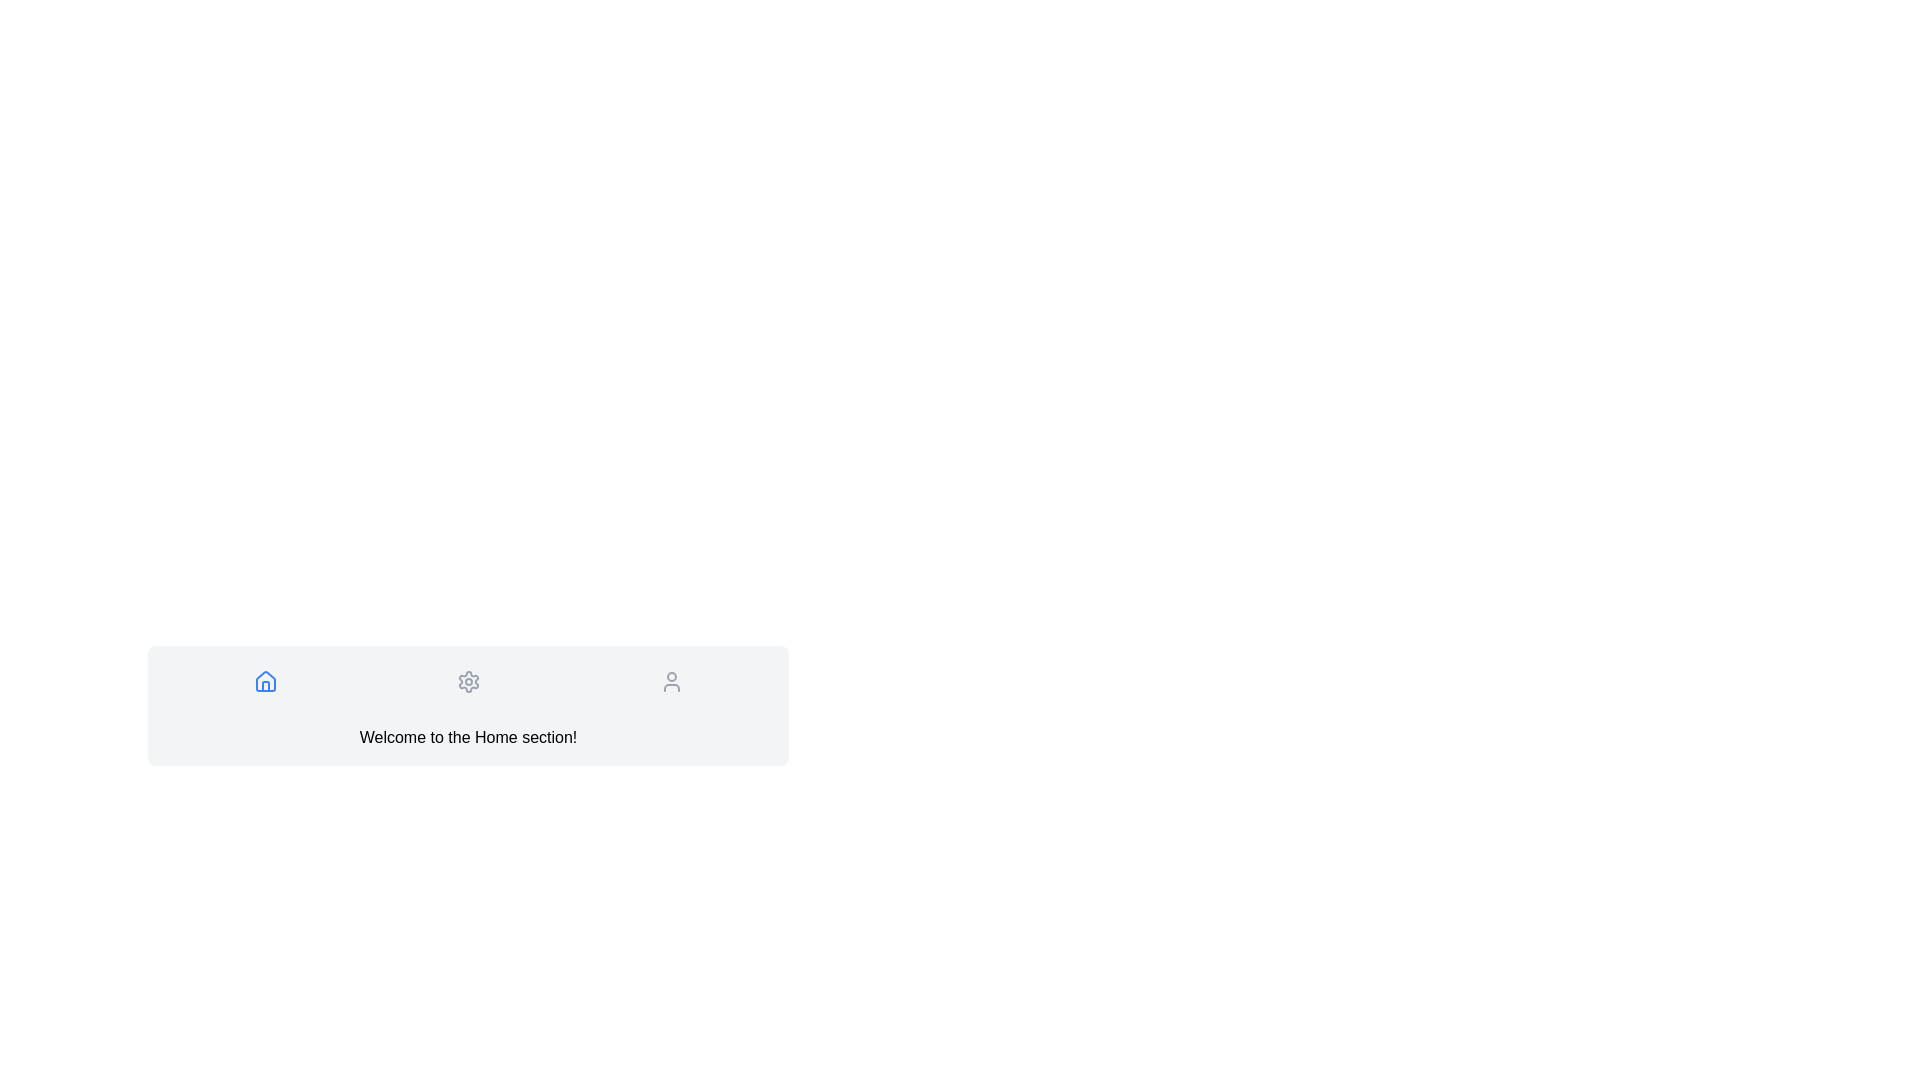 This screenshot has width=1920, height=1080. I want to click on the settings icon button located in the center of the horizontal navigation bar, which is the second option among three interactive elements, so click(467, 681).